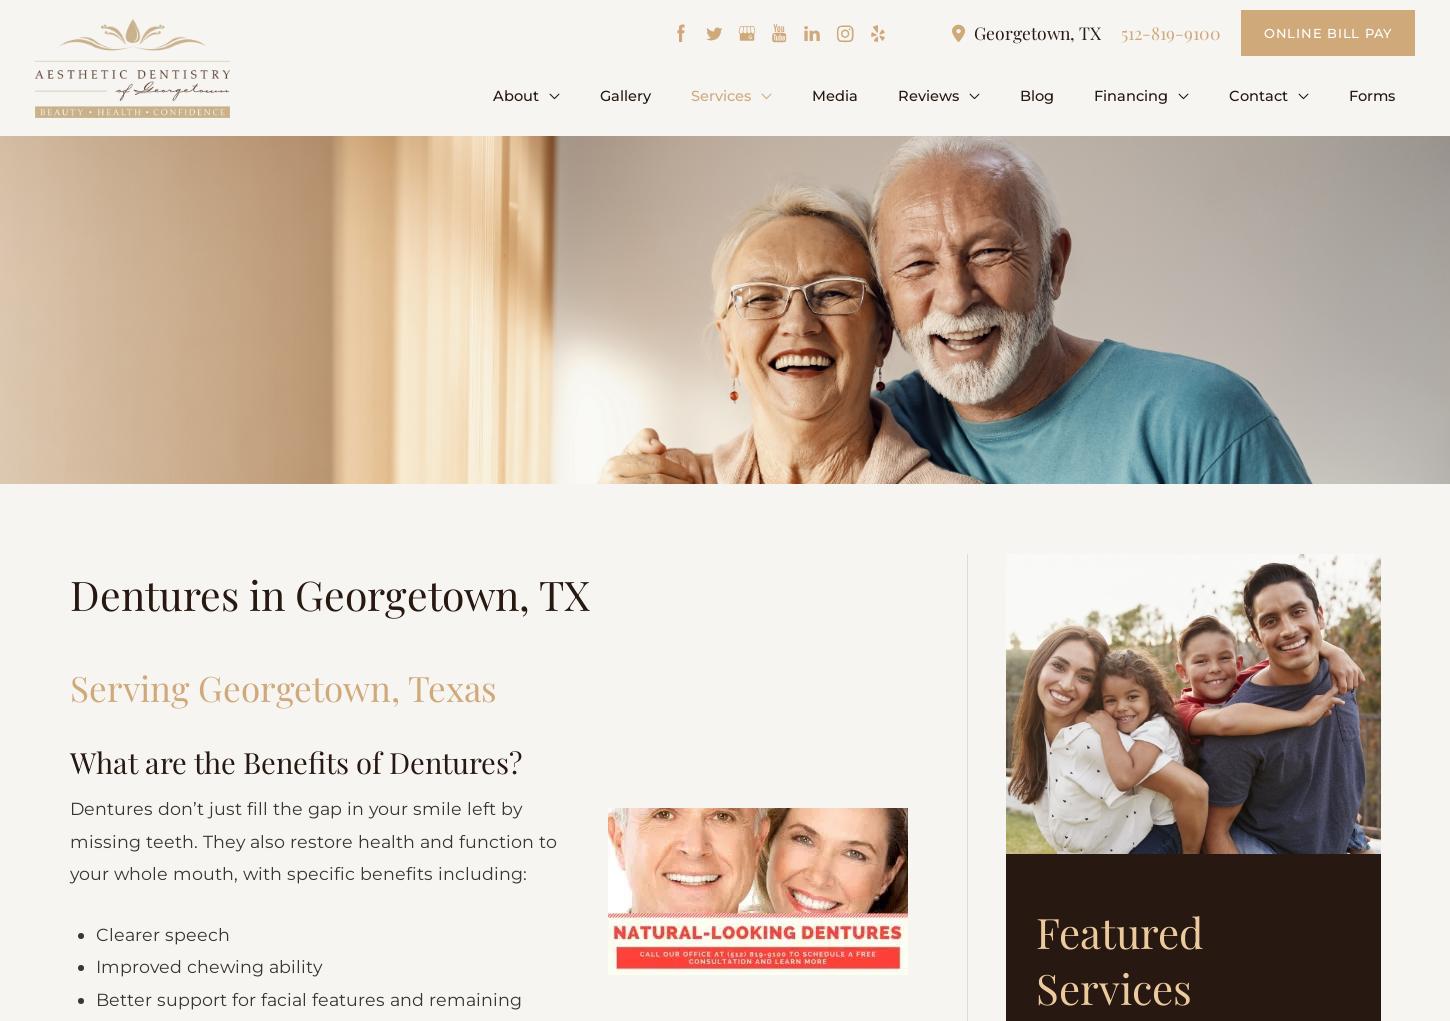 The image size is (1450, 1021). I want to click on 'Online Bill Pay', so click(1327, 31).